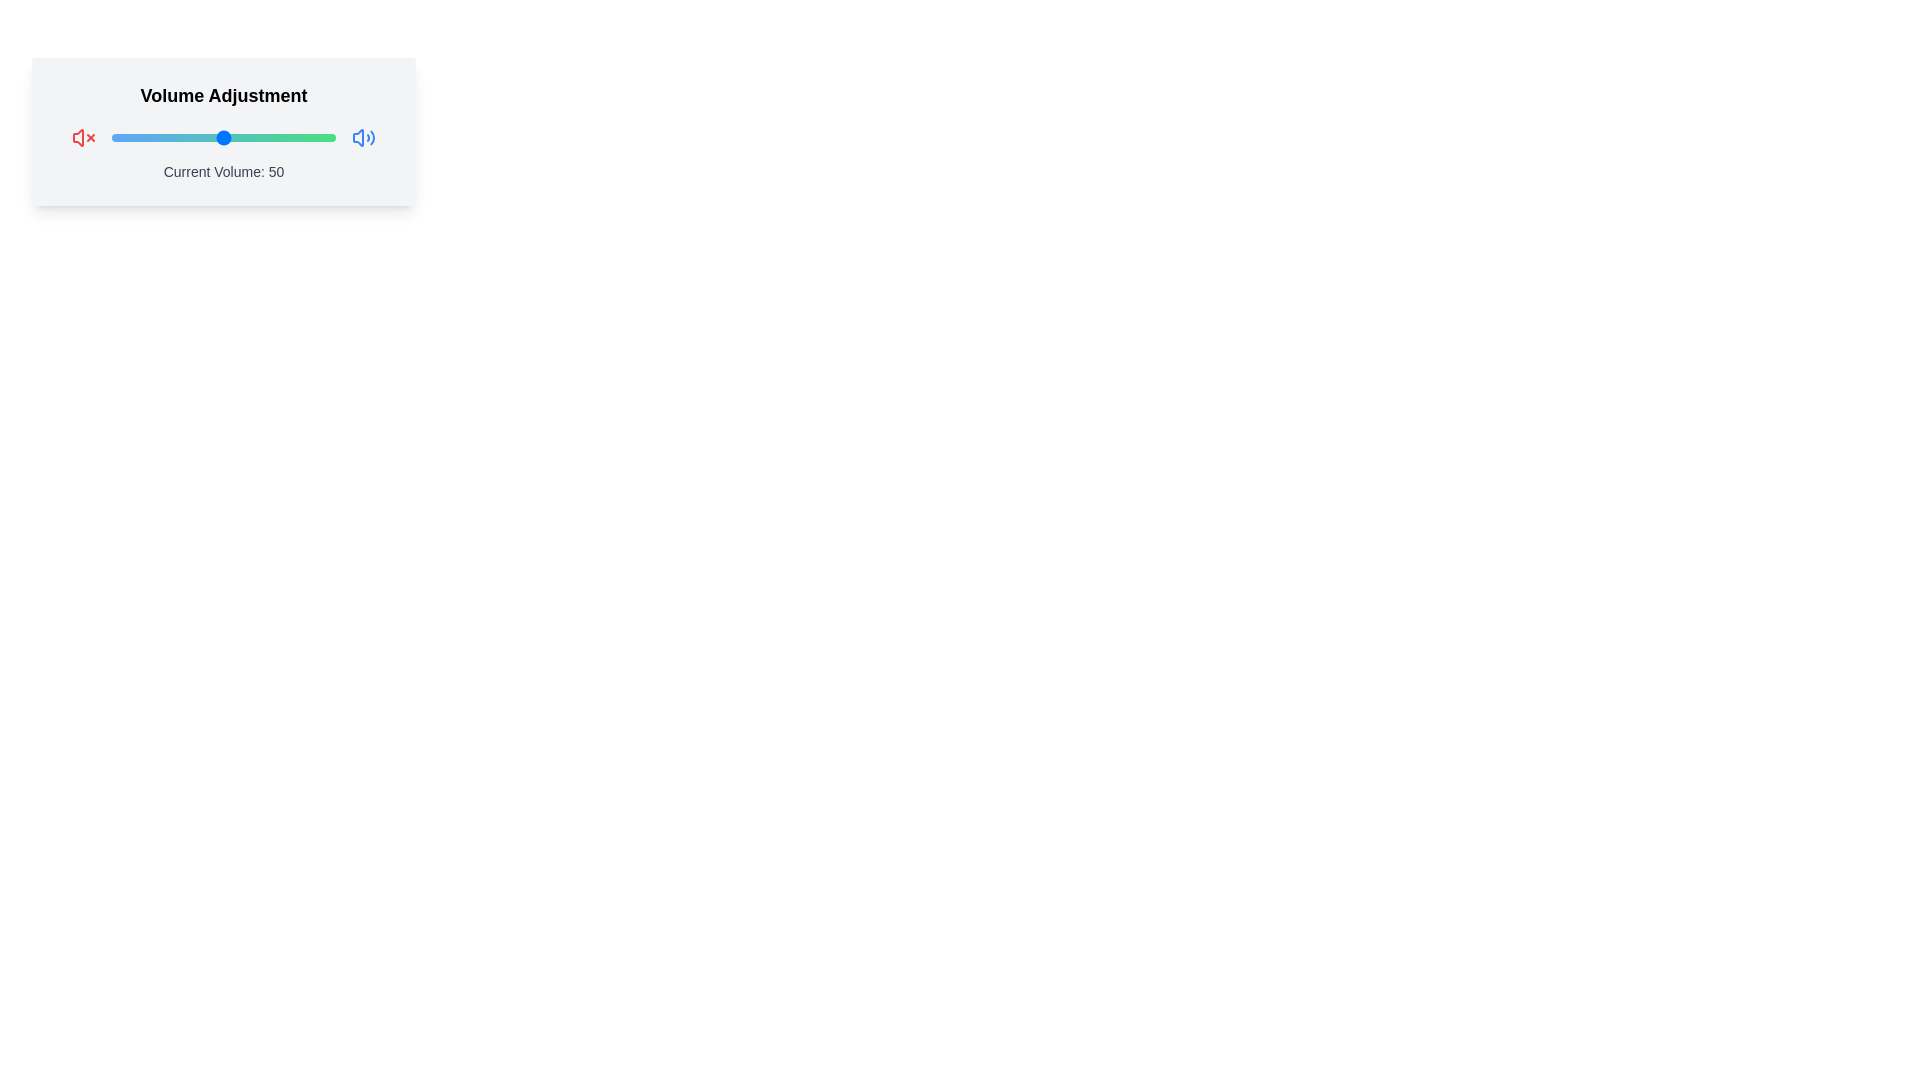  Describe the element at coordinates (278, 137) in the screenshot. I see `the slider to set the volume to 75` at that location.